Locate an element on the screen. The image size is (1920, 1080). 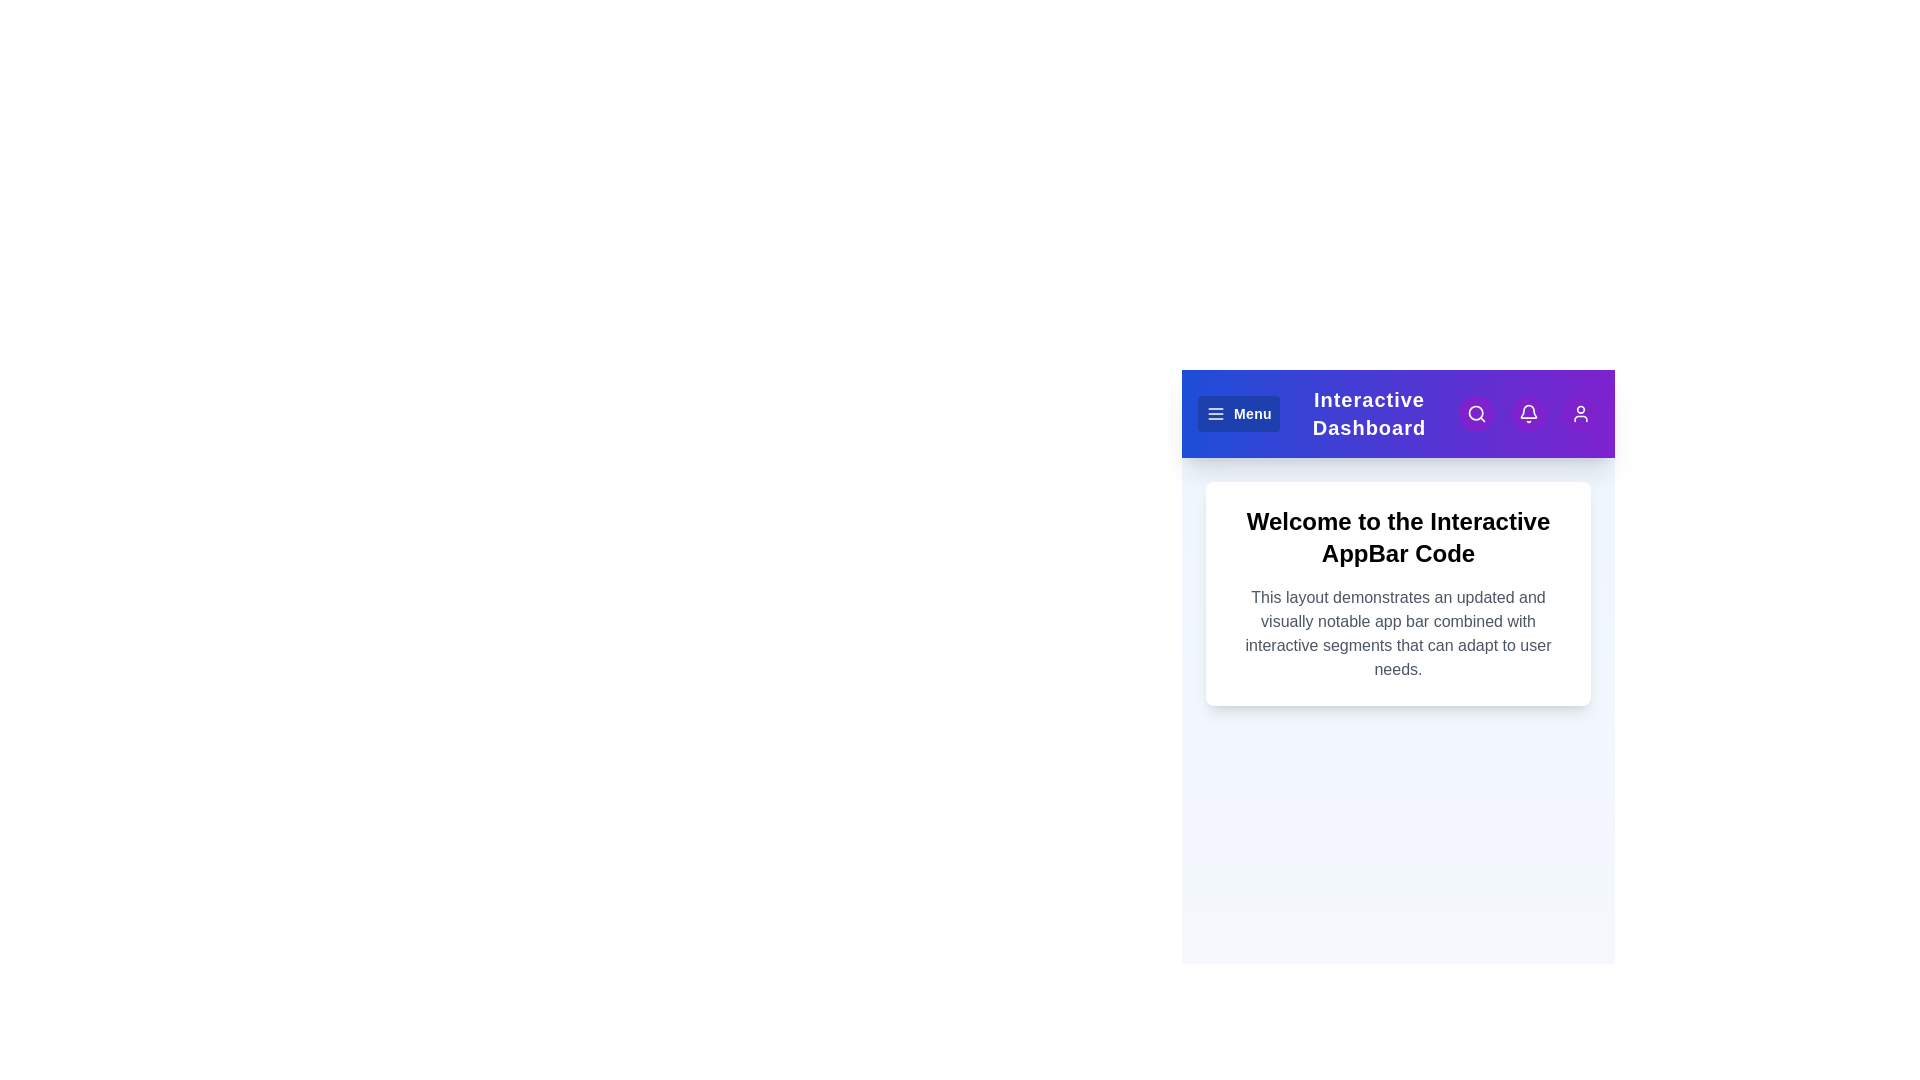
the 'Search' icon to initiate a search is located at coordinates (1477, 412).